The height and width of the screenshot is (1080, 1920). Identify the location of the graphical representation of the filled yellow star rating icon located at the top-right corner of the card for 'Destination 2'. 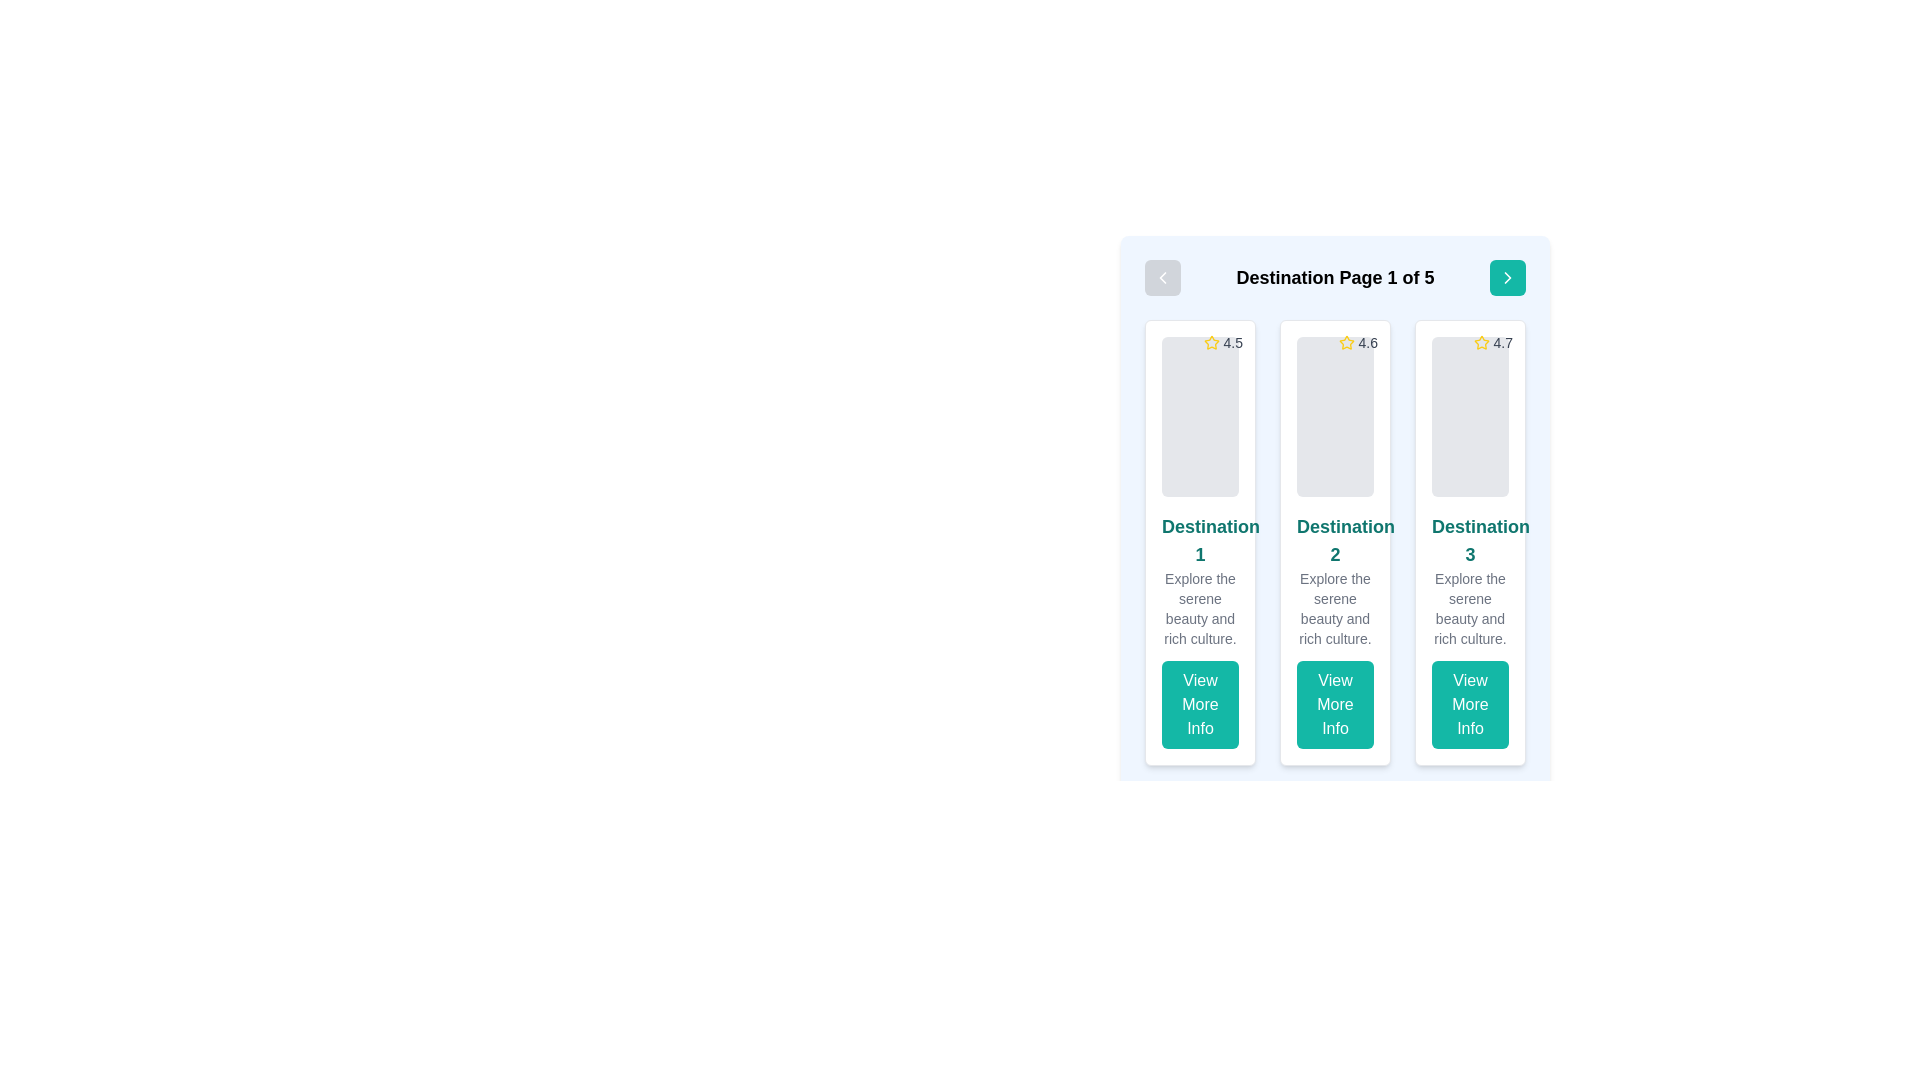
(1346, 342).